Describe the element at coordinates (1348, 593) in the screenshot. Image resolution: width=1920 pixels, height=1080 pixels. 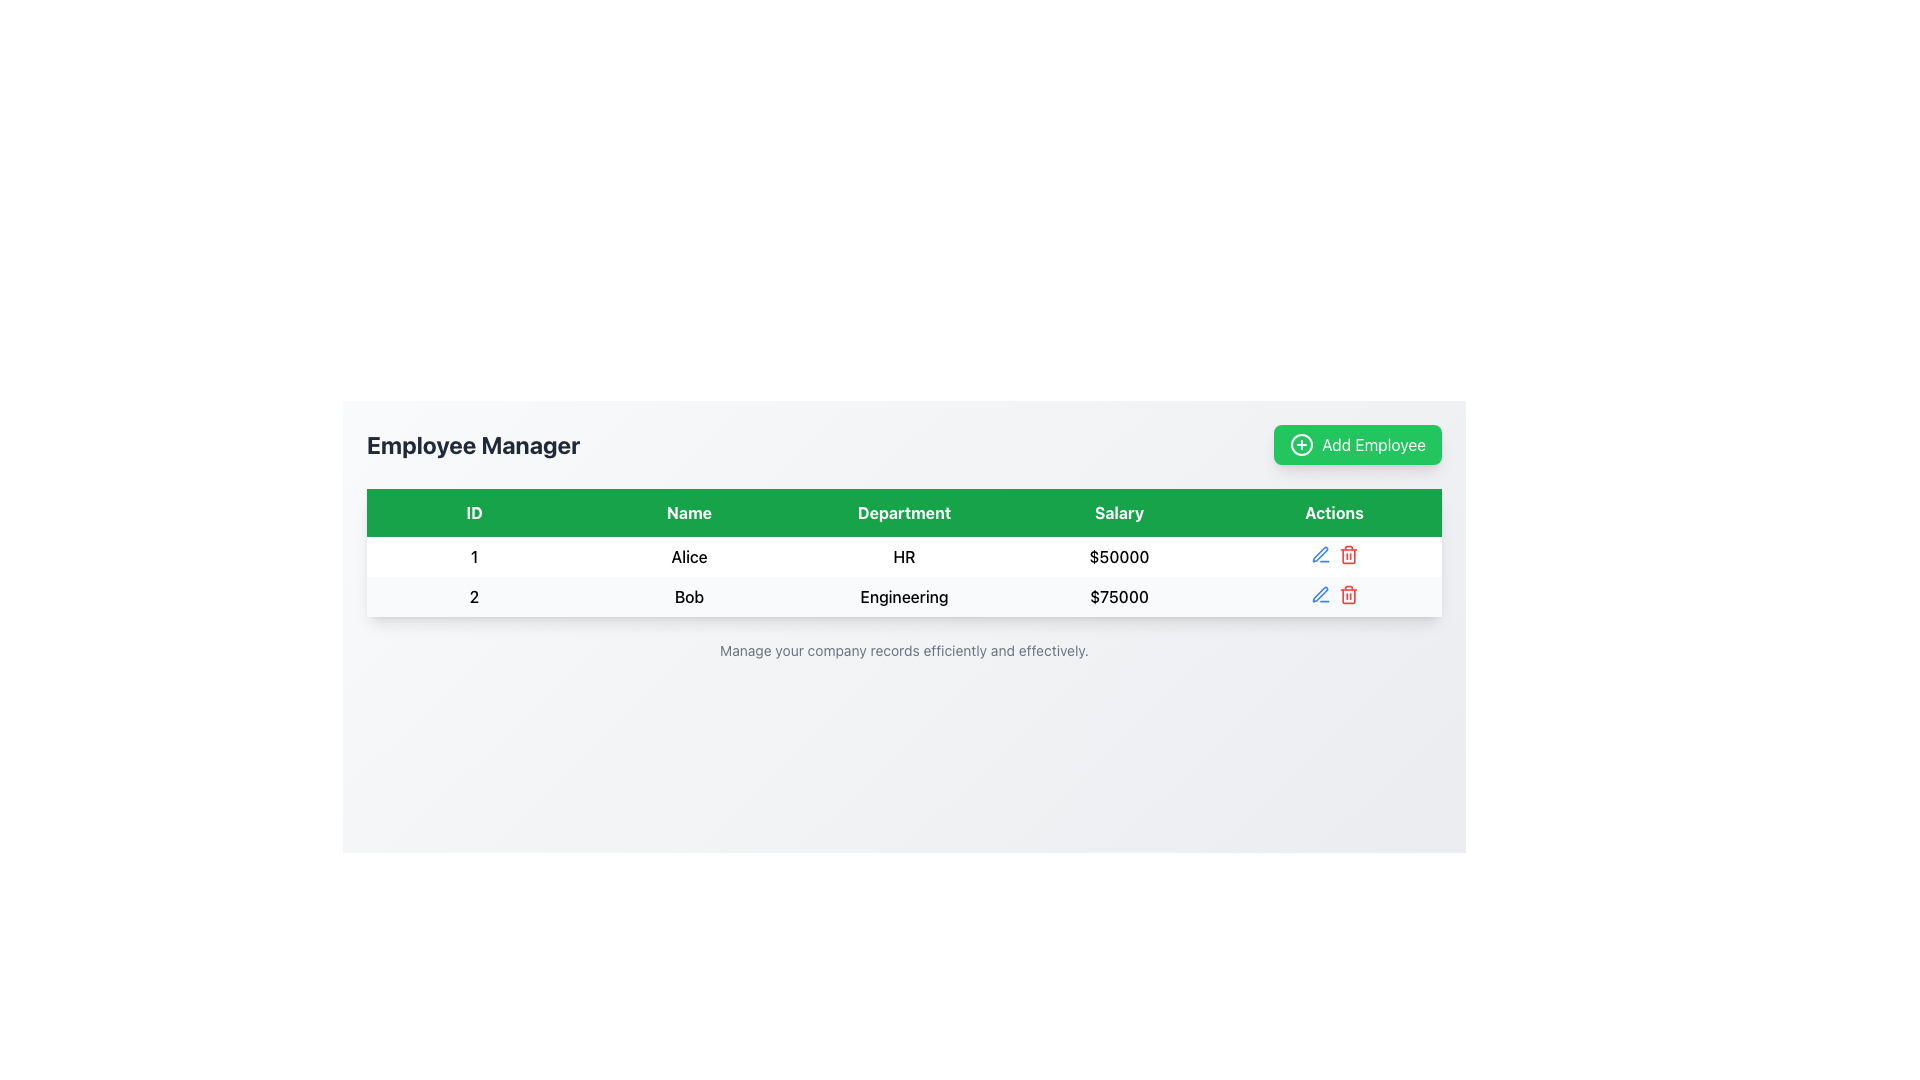
I see `the red trash bin icon in the Actions column of the second row to change its color` at that location.